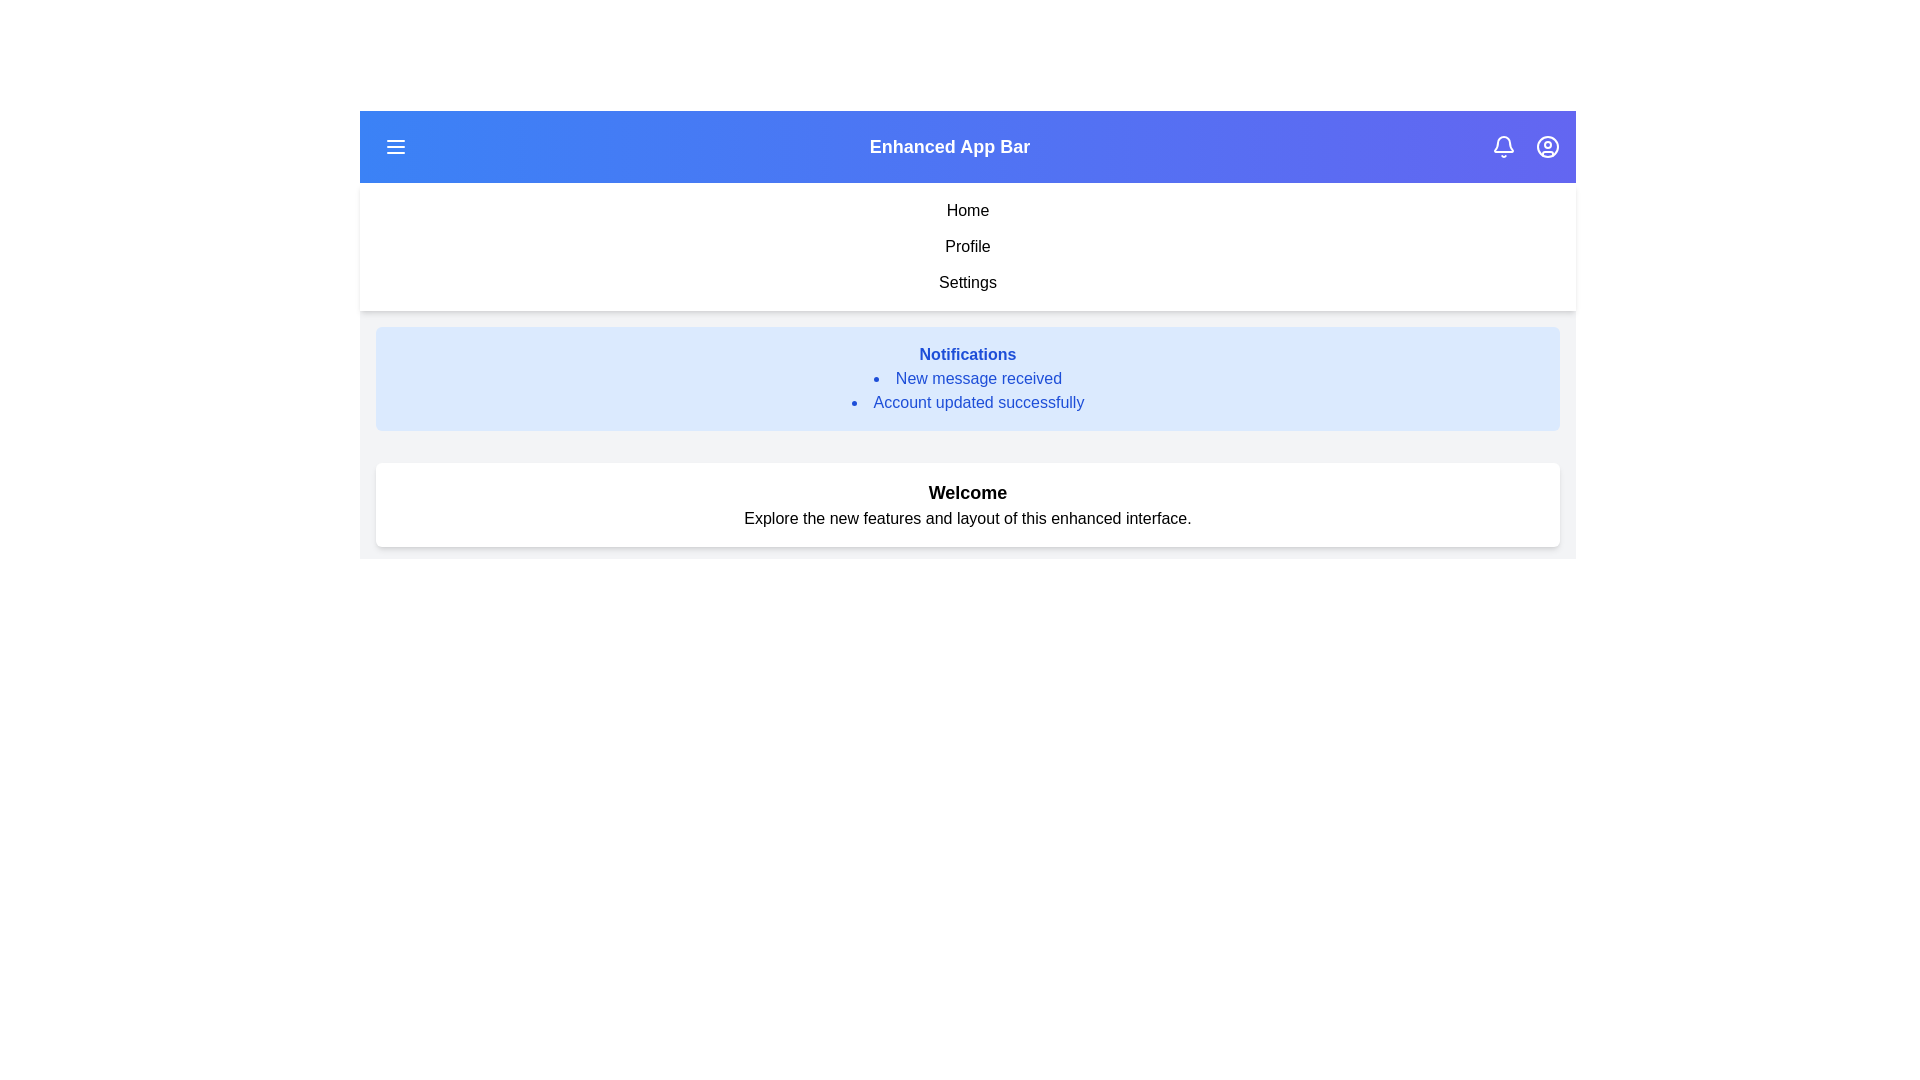 This screenshot has width=1920, height=1080. What do you see at coordinates (949, 145) in the screenshot?
I see `the app bar title to inspect it` at bounding box center [949, 145].